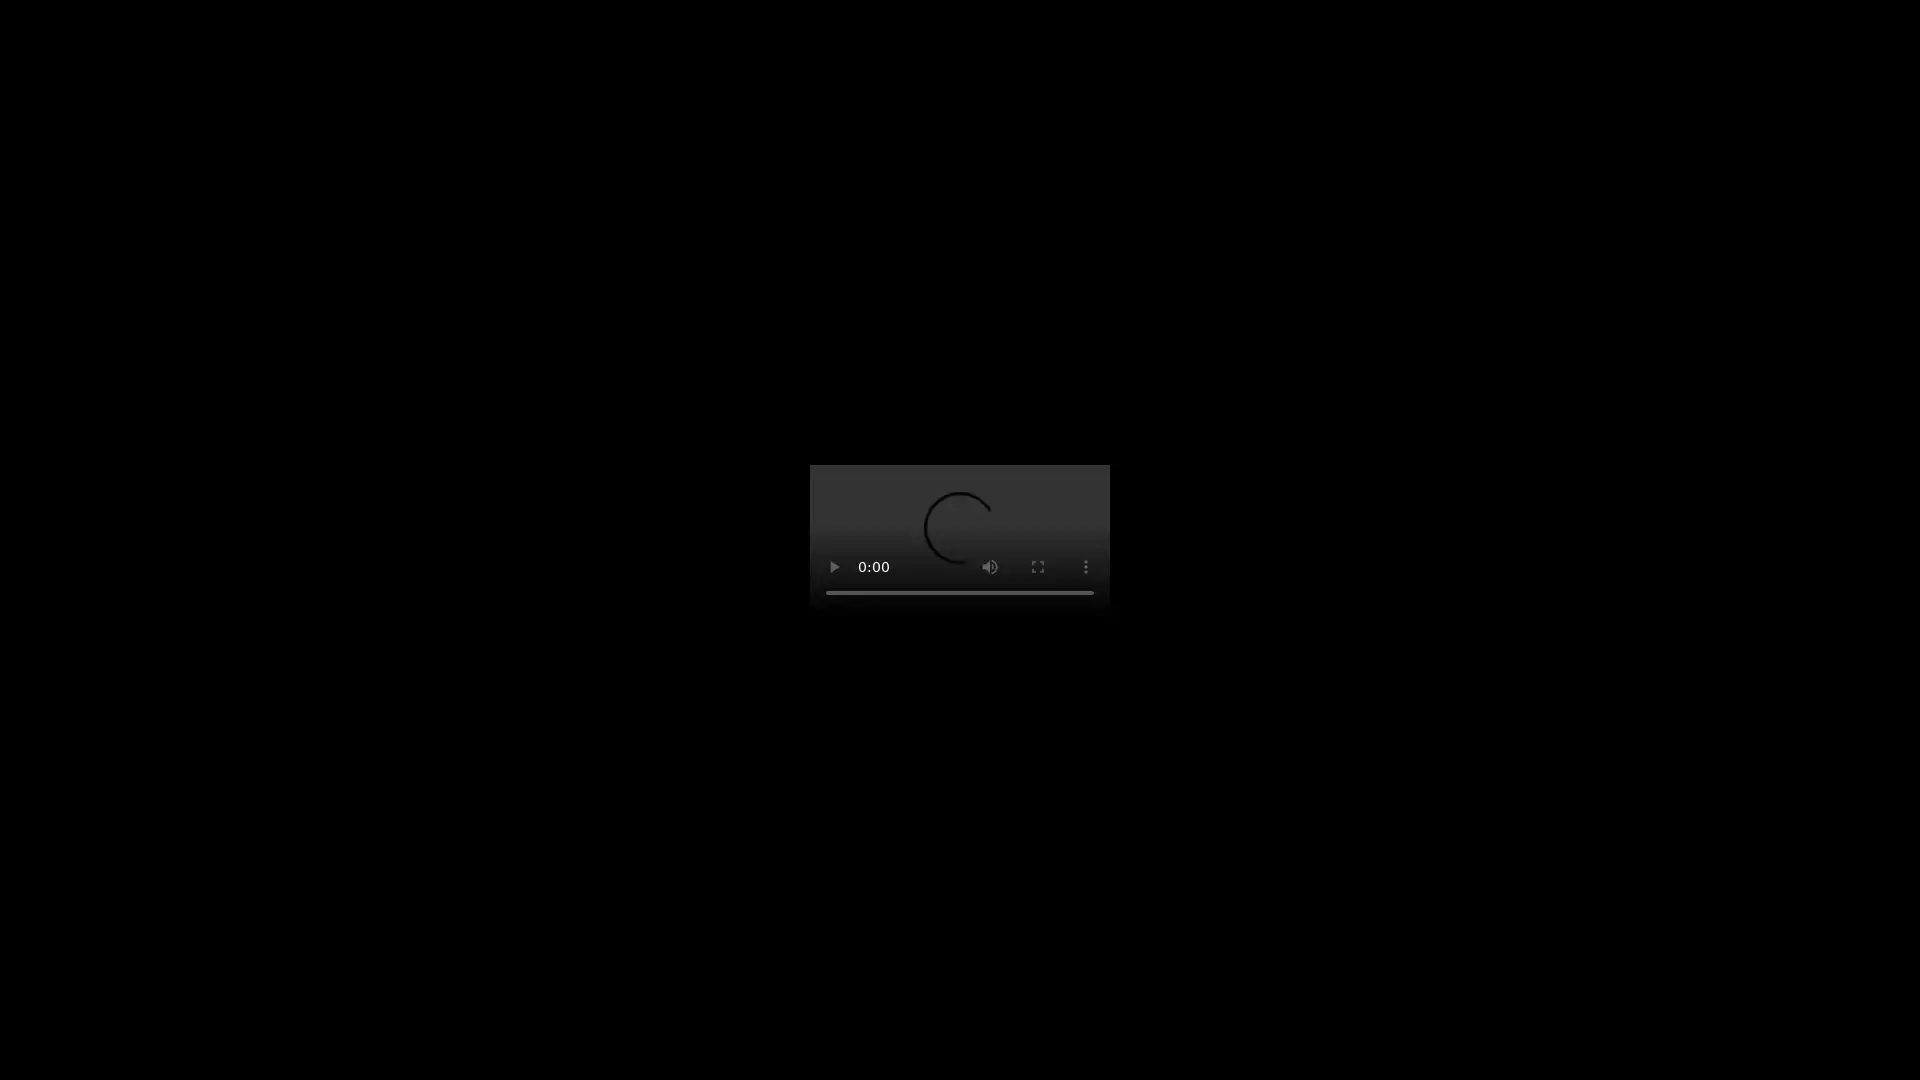  Describe the element at coordinates (1037, 567) in the screenshot. I see `enter full screen` at that location.